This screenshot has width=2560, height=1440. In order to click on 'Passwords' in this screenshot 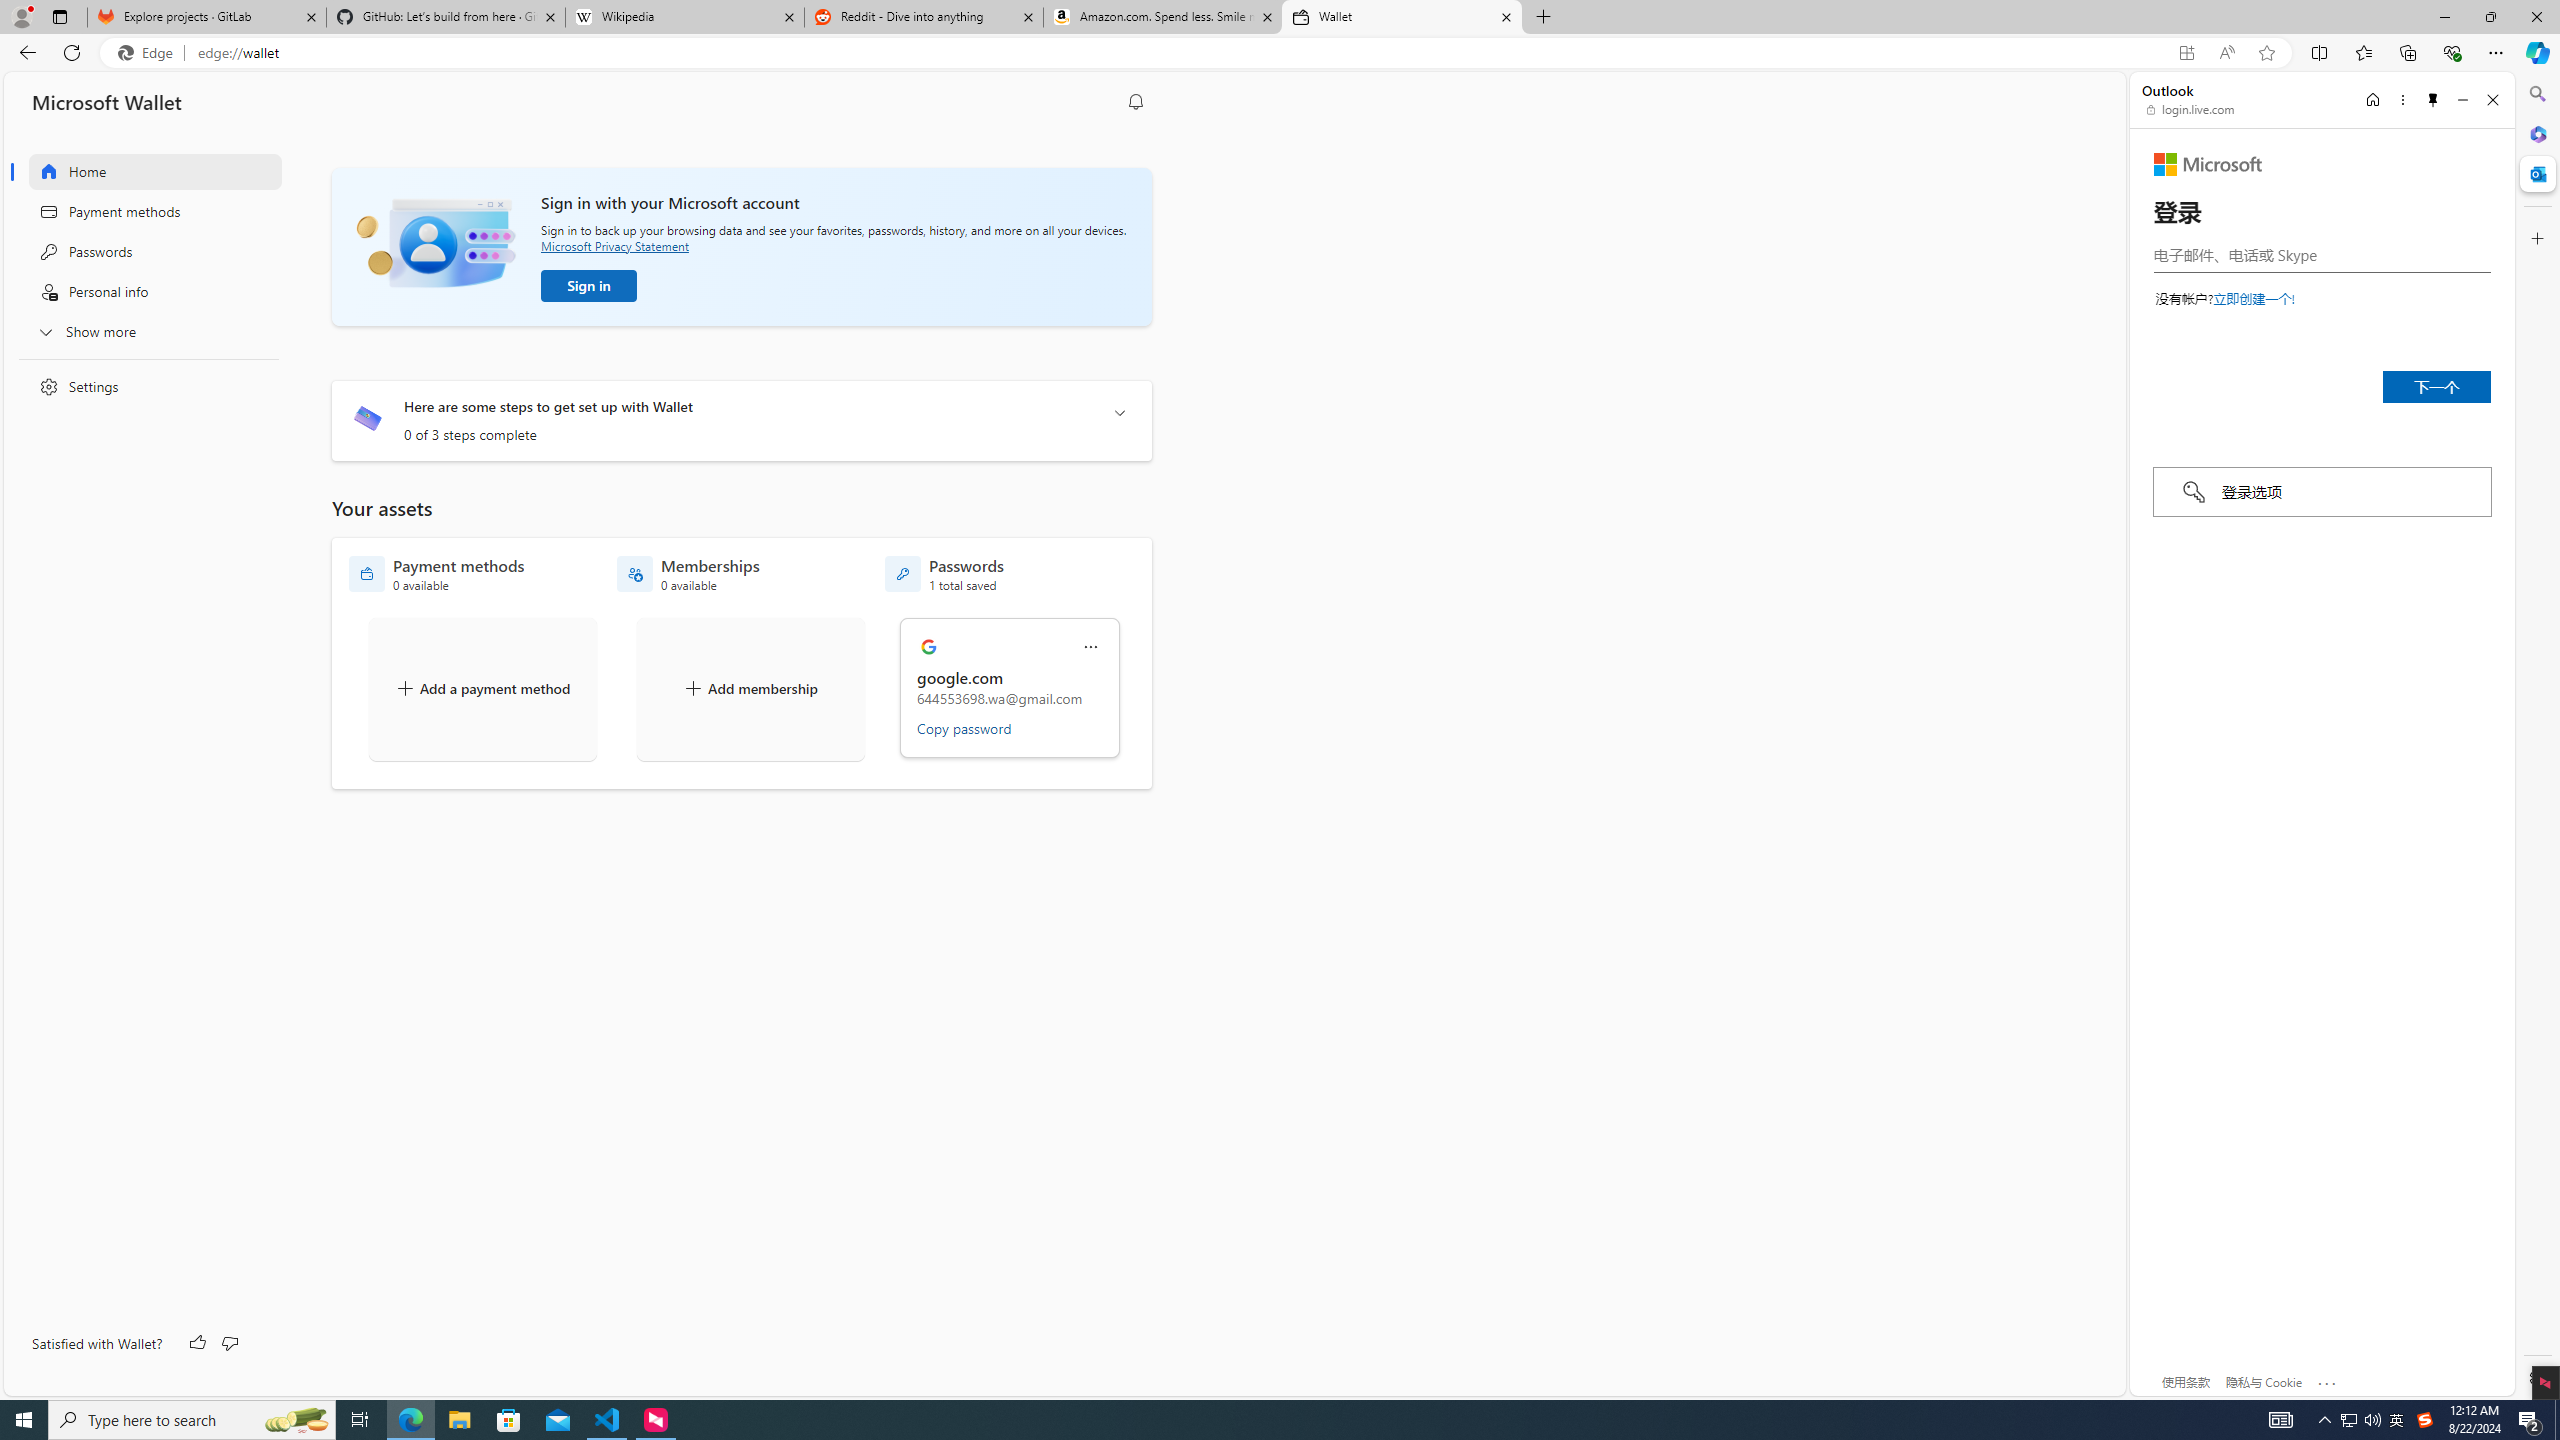, I will do `click(142, 250)`.